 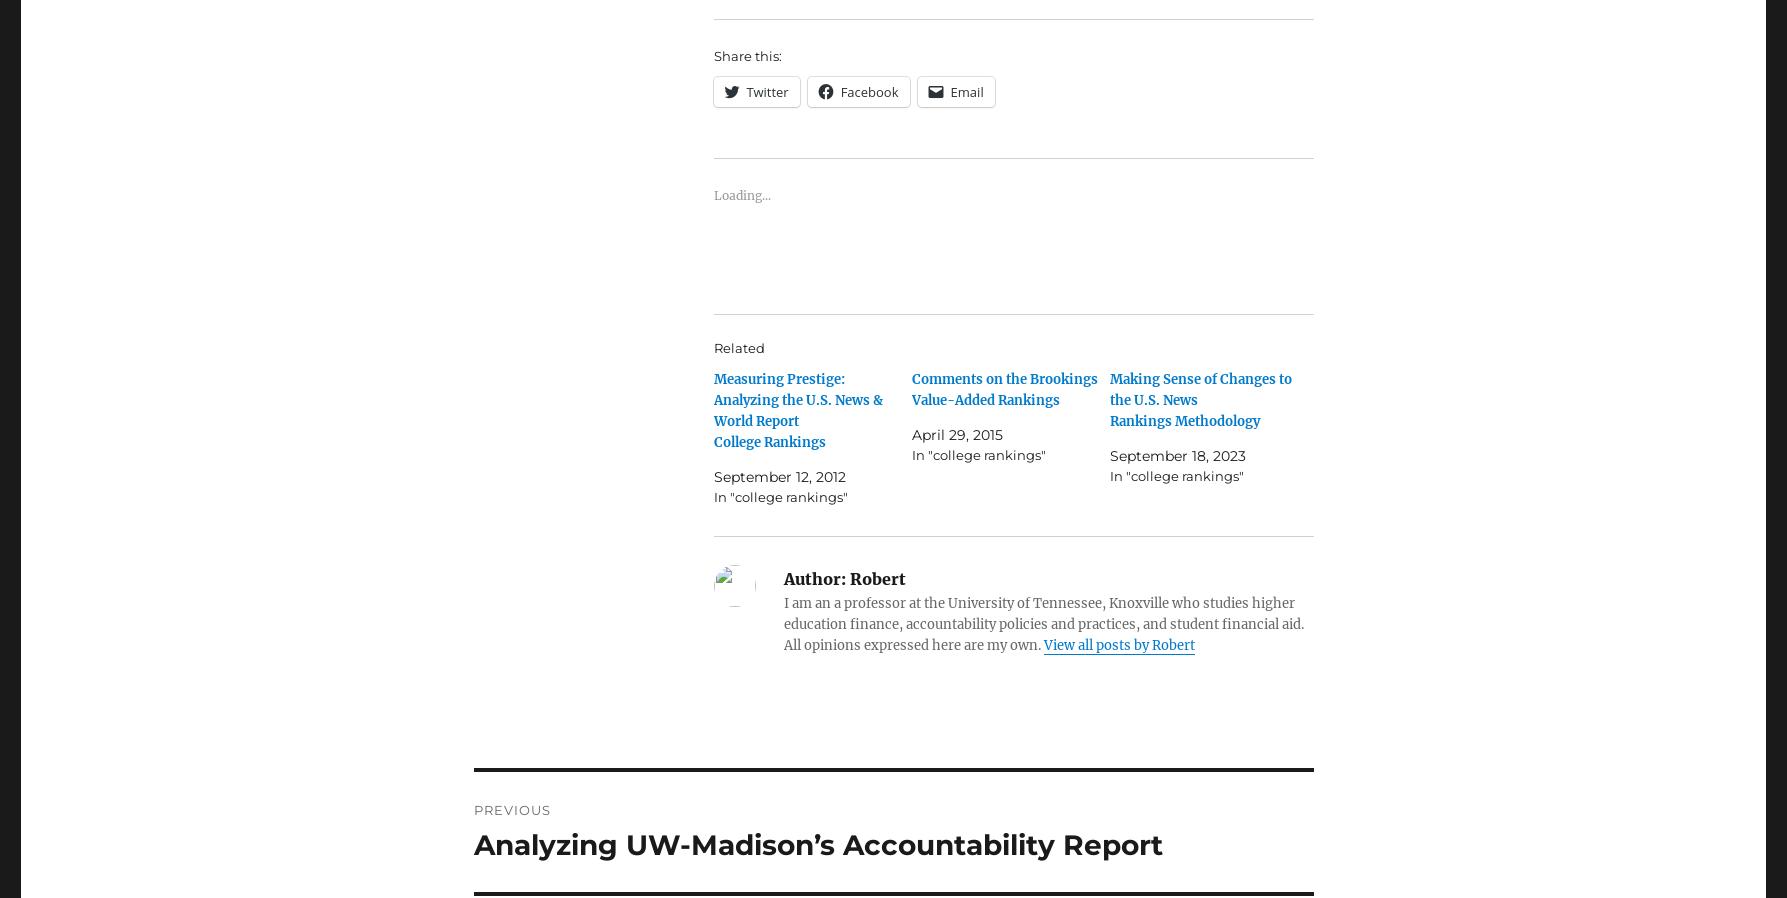 What do you see at coordinates (840, 90) in the screenshot?
I see `'Facebook'` at bounding box center [840, 90].